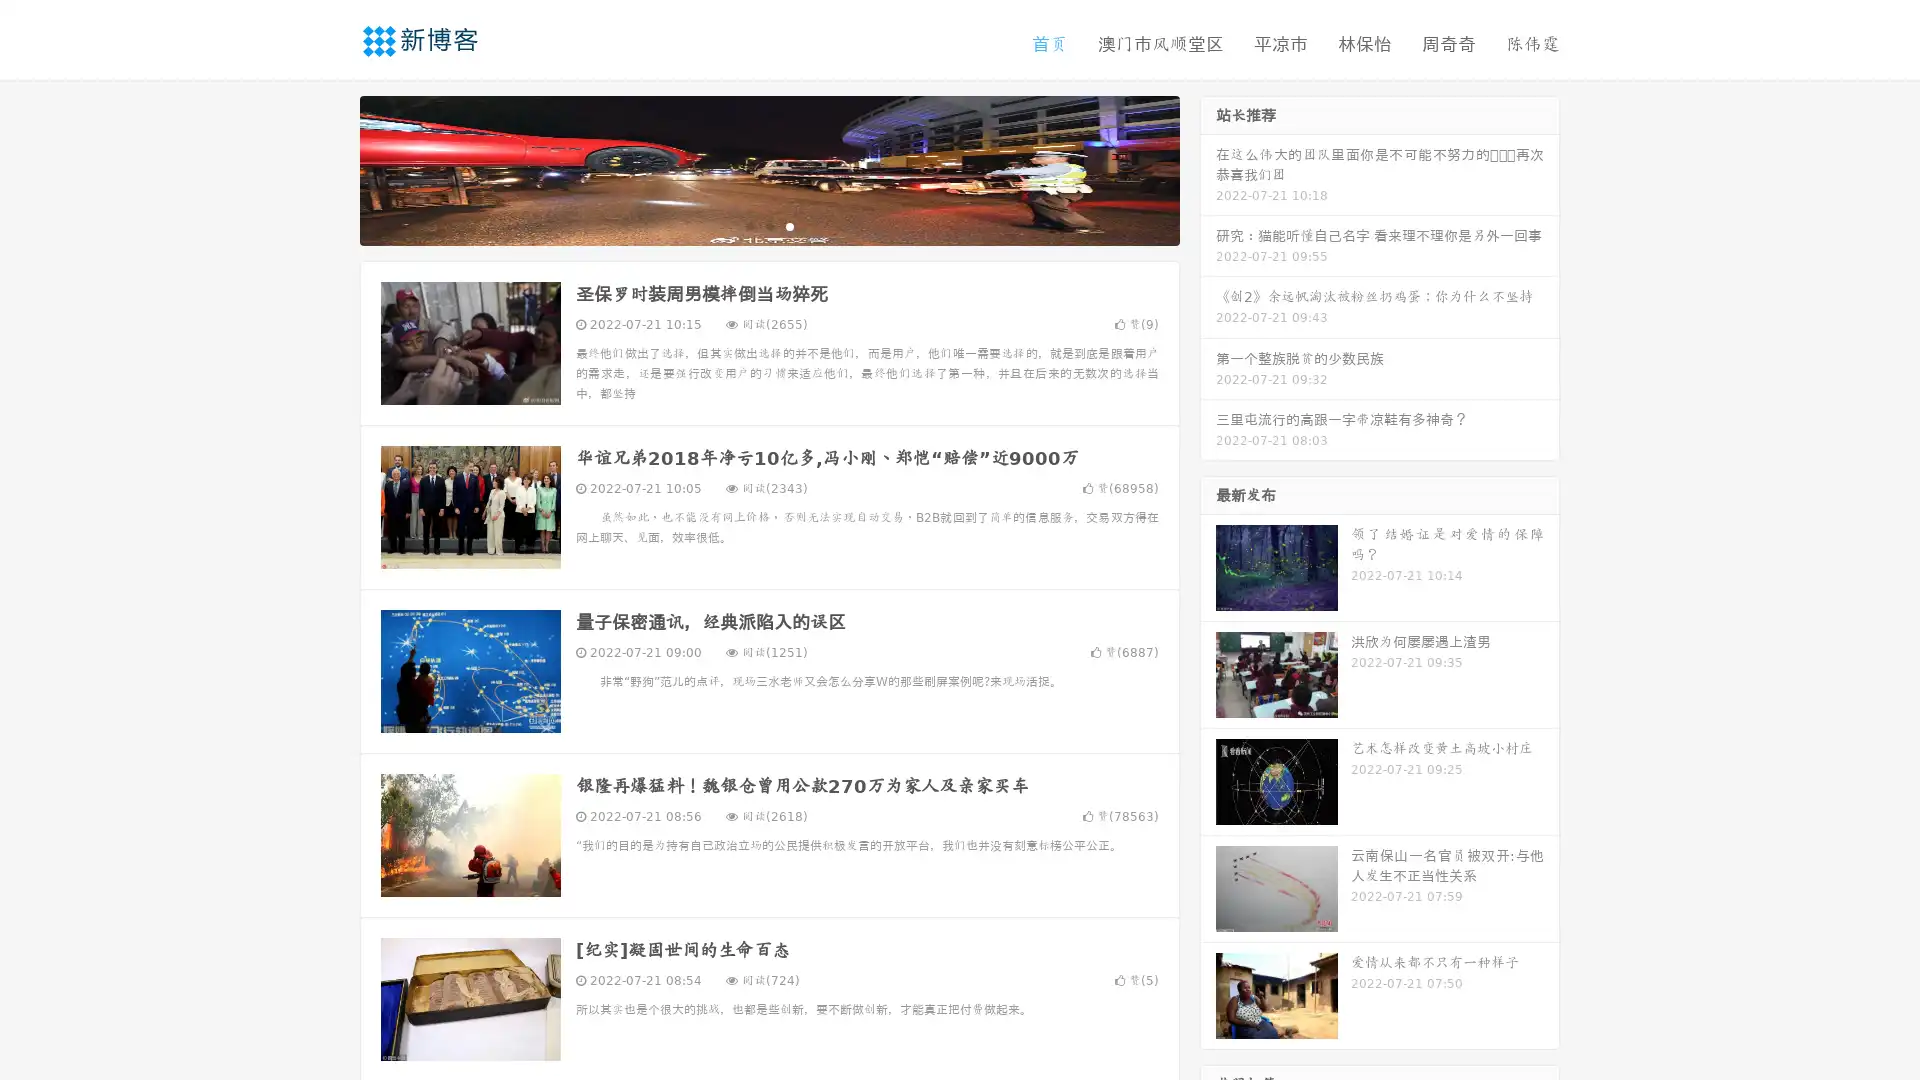 Image resolution: width=1920 pixels, height=1080 pixels. Describe the element at coordinates (768, 225) in the screenshot. I see `Go to slide 2` at that location.